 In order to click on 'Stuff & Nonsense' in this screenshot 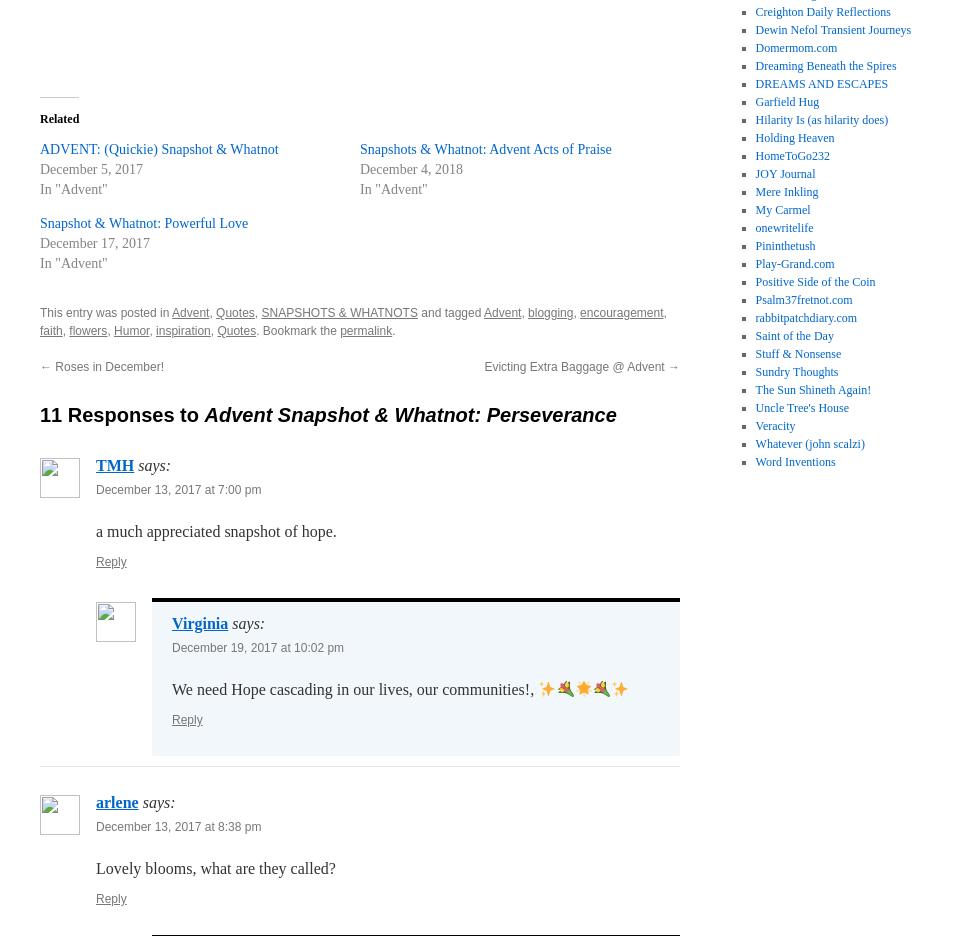, I will do `click(754, 353)`.